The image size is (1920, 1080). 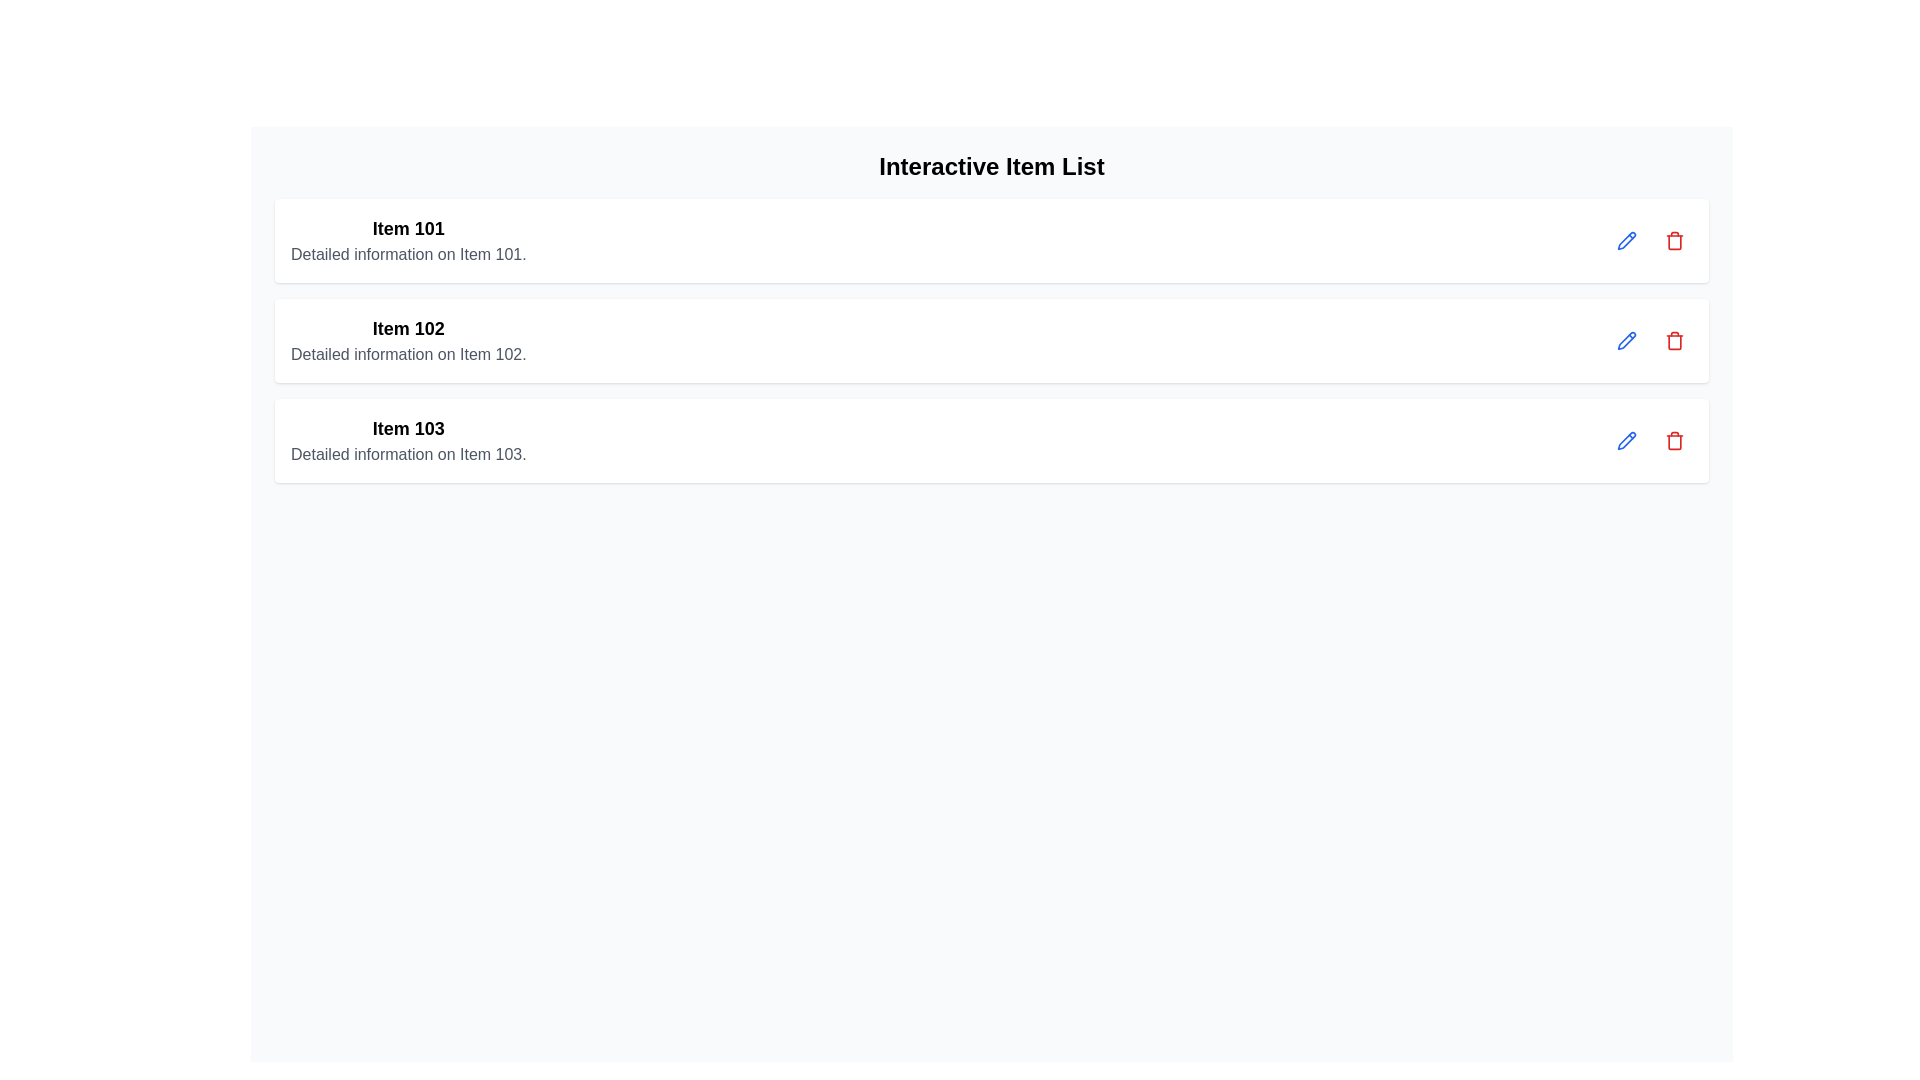 I want to click on the delete button located to the far right of the first row, adjacent to the edit pencil icon, so click(x=1675, y=239).